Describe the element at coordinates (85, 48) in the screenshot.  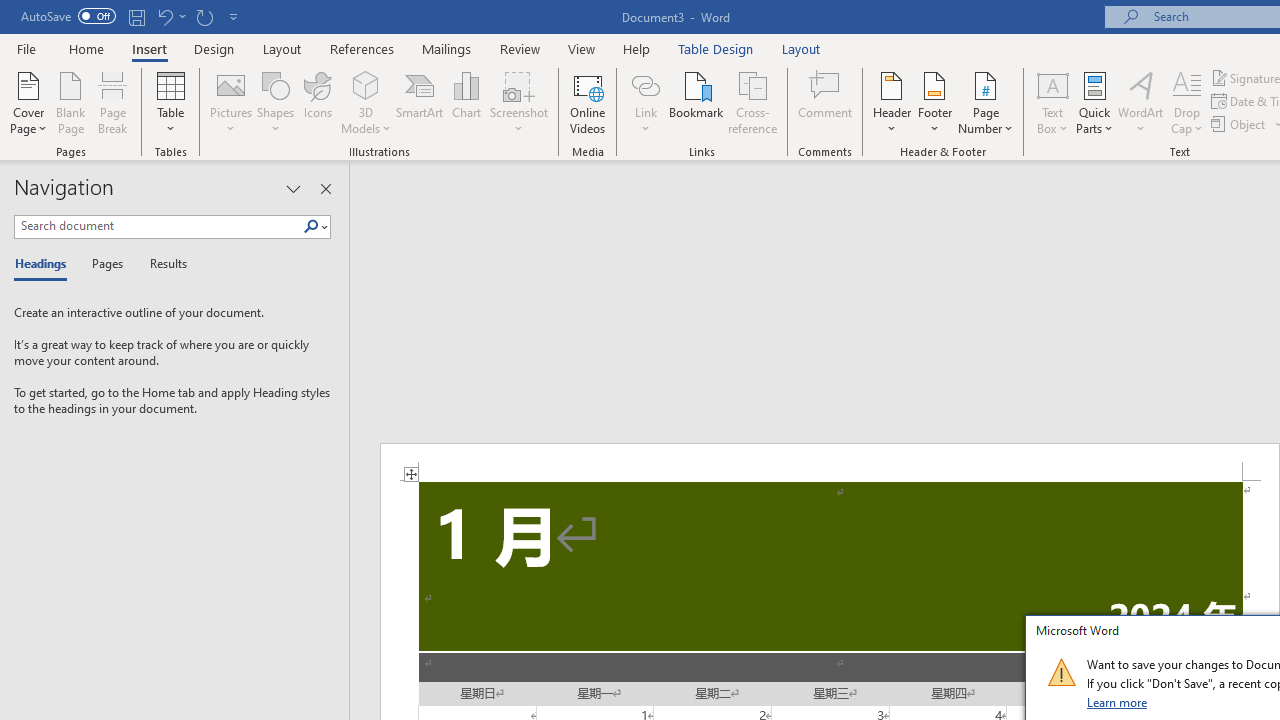
I see `'Home'` at that location.